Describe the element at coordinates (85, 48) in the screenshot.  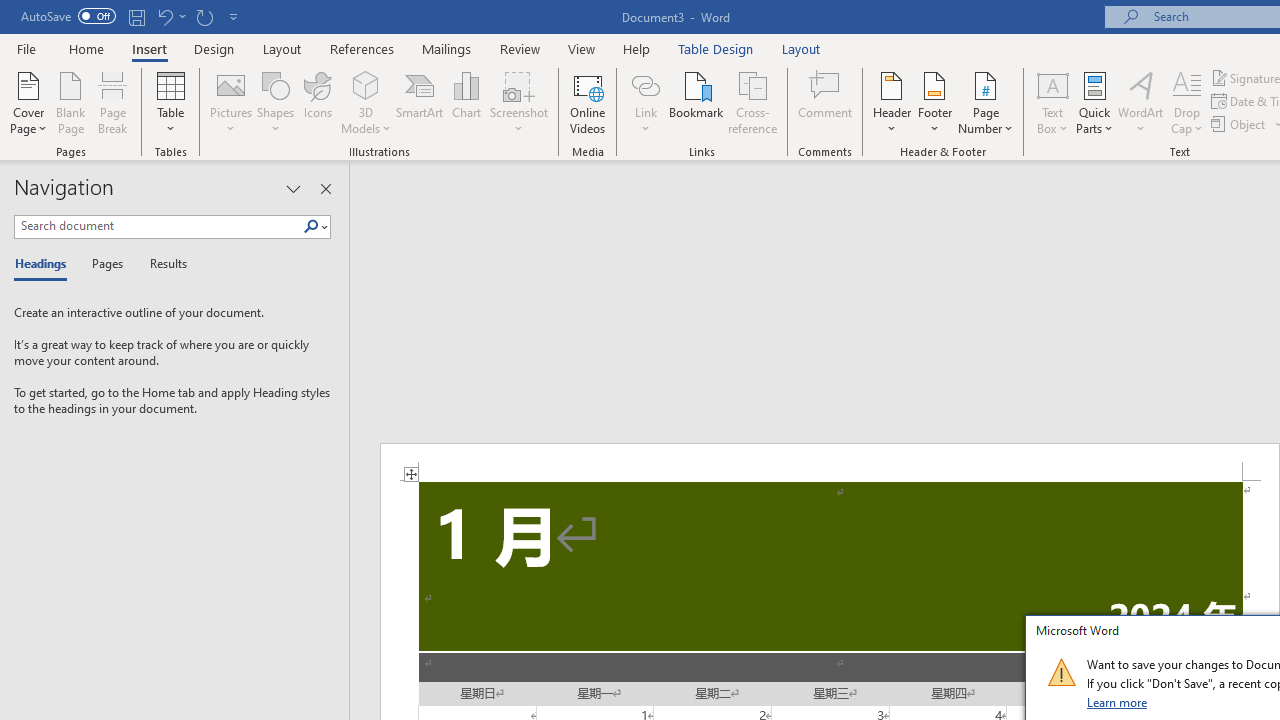
I see `'Home'` at that location.